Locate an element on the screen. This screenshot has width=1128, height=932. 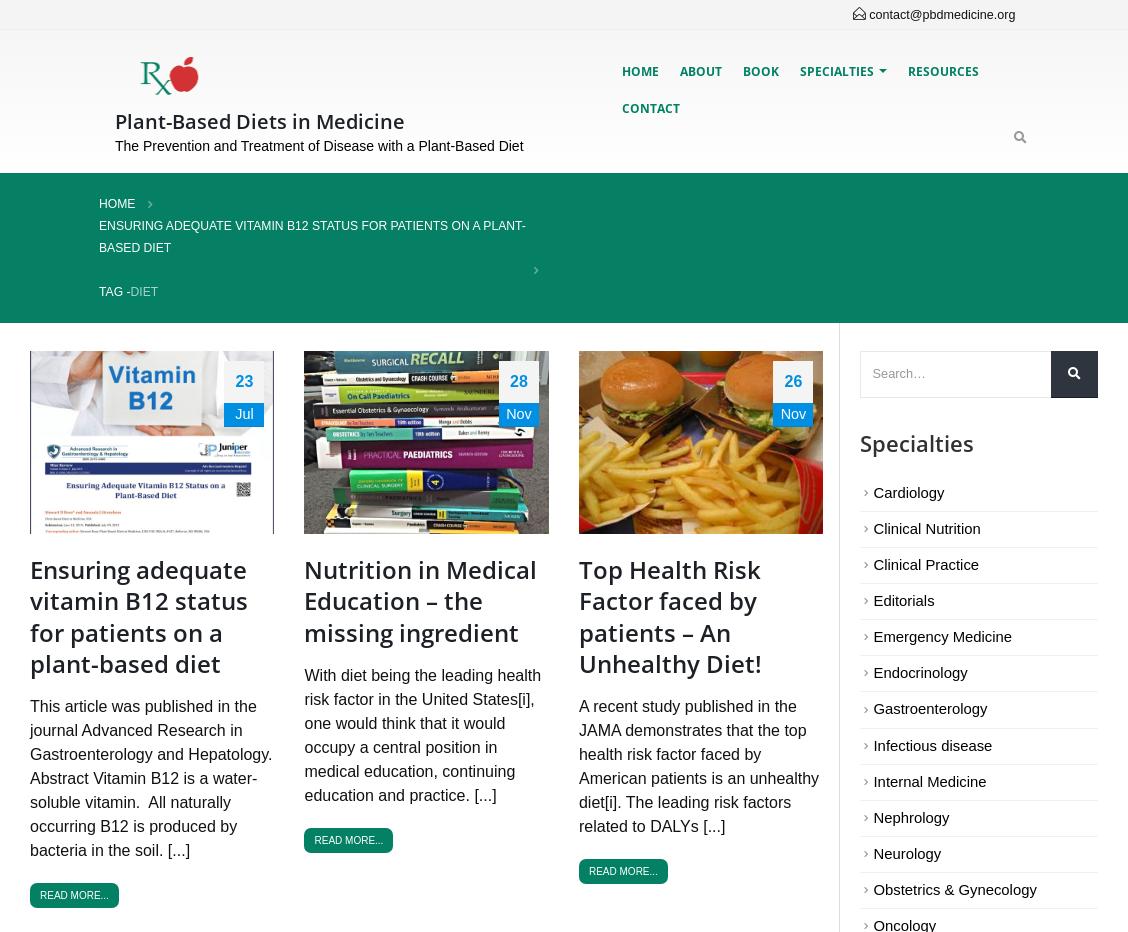
'This article was published in the journal Advanced Research in Gastroenterology and Hepatology.
Abstract
Vitamin B12 is a water-soluble vitamin.  All naturally occurring B12 is produced by bacteria in the soil. [...]' is located at coordinates (150, 777).